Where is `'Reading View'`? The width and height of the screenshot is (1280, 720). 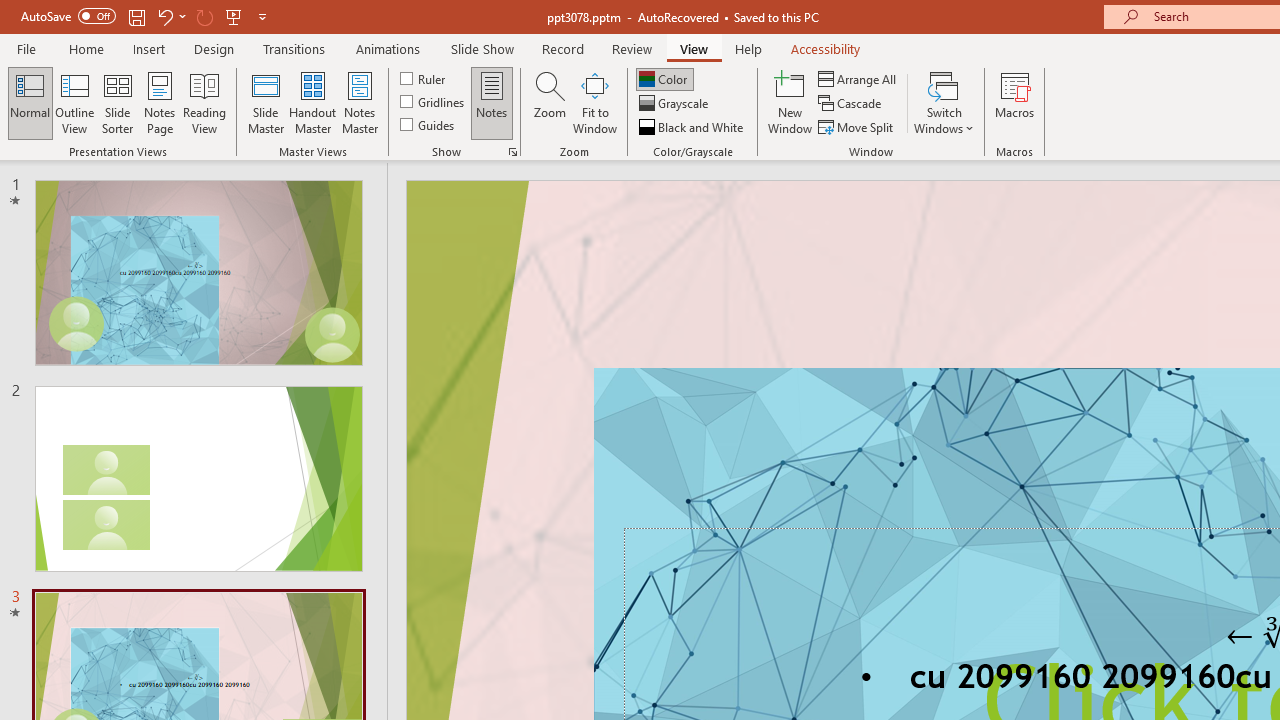 'Reading View' is located at coordinates (204, 103).